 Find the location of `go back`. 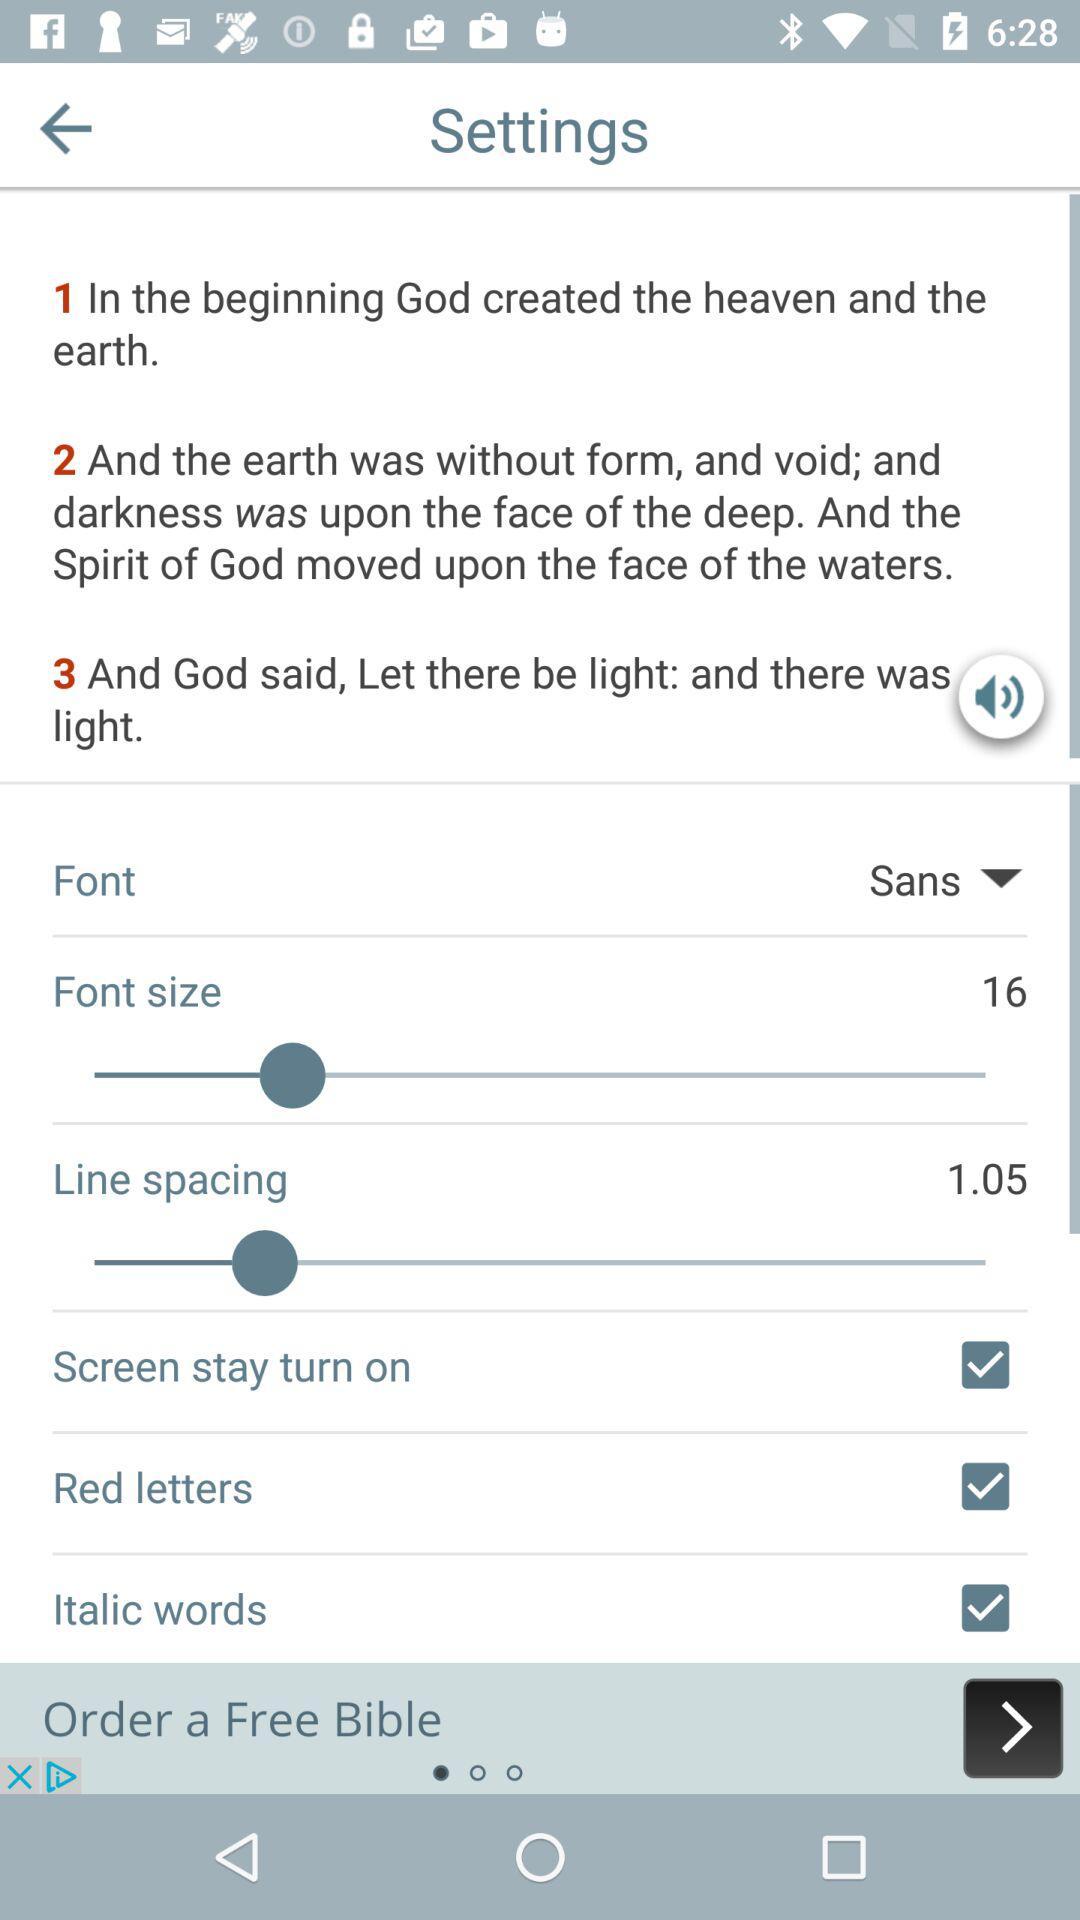

go back is located at coordinates (64, 127).